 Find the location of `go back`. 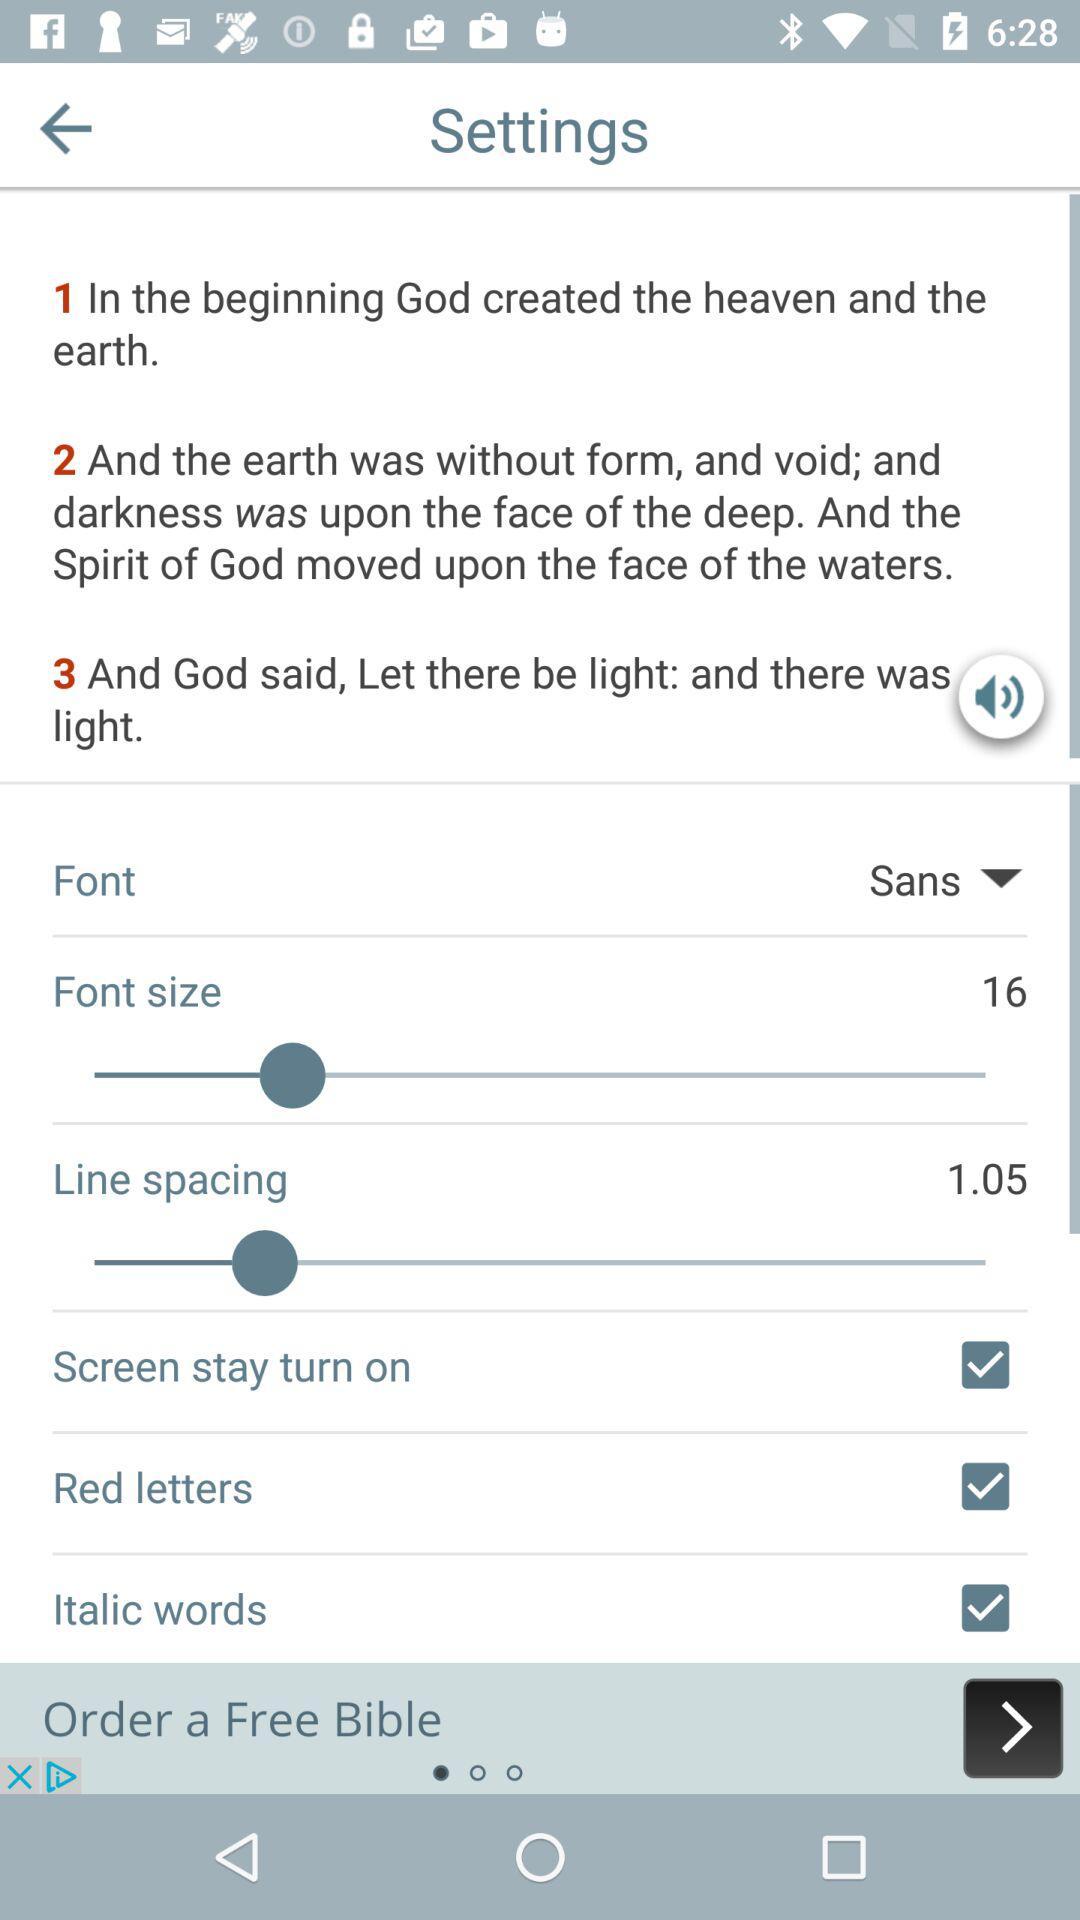

go back is located at coordinates (64, 127).